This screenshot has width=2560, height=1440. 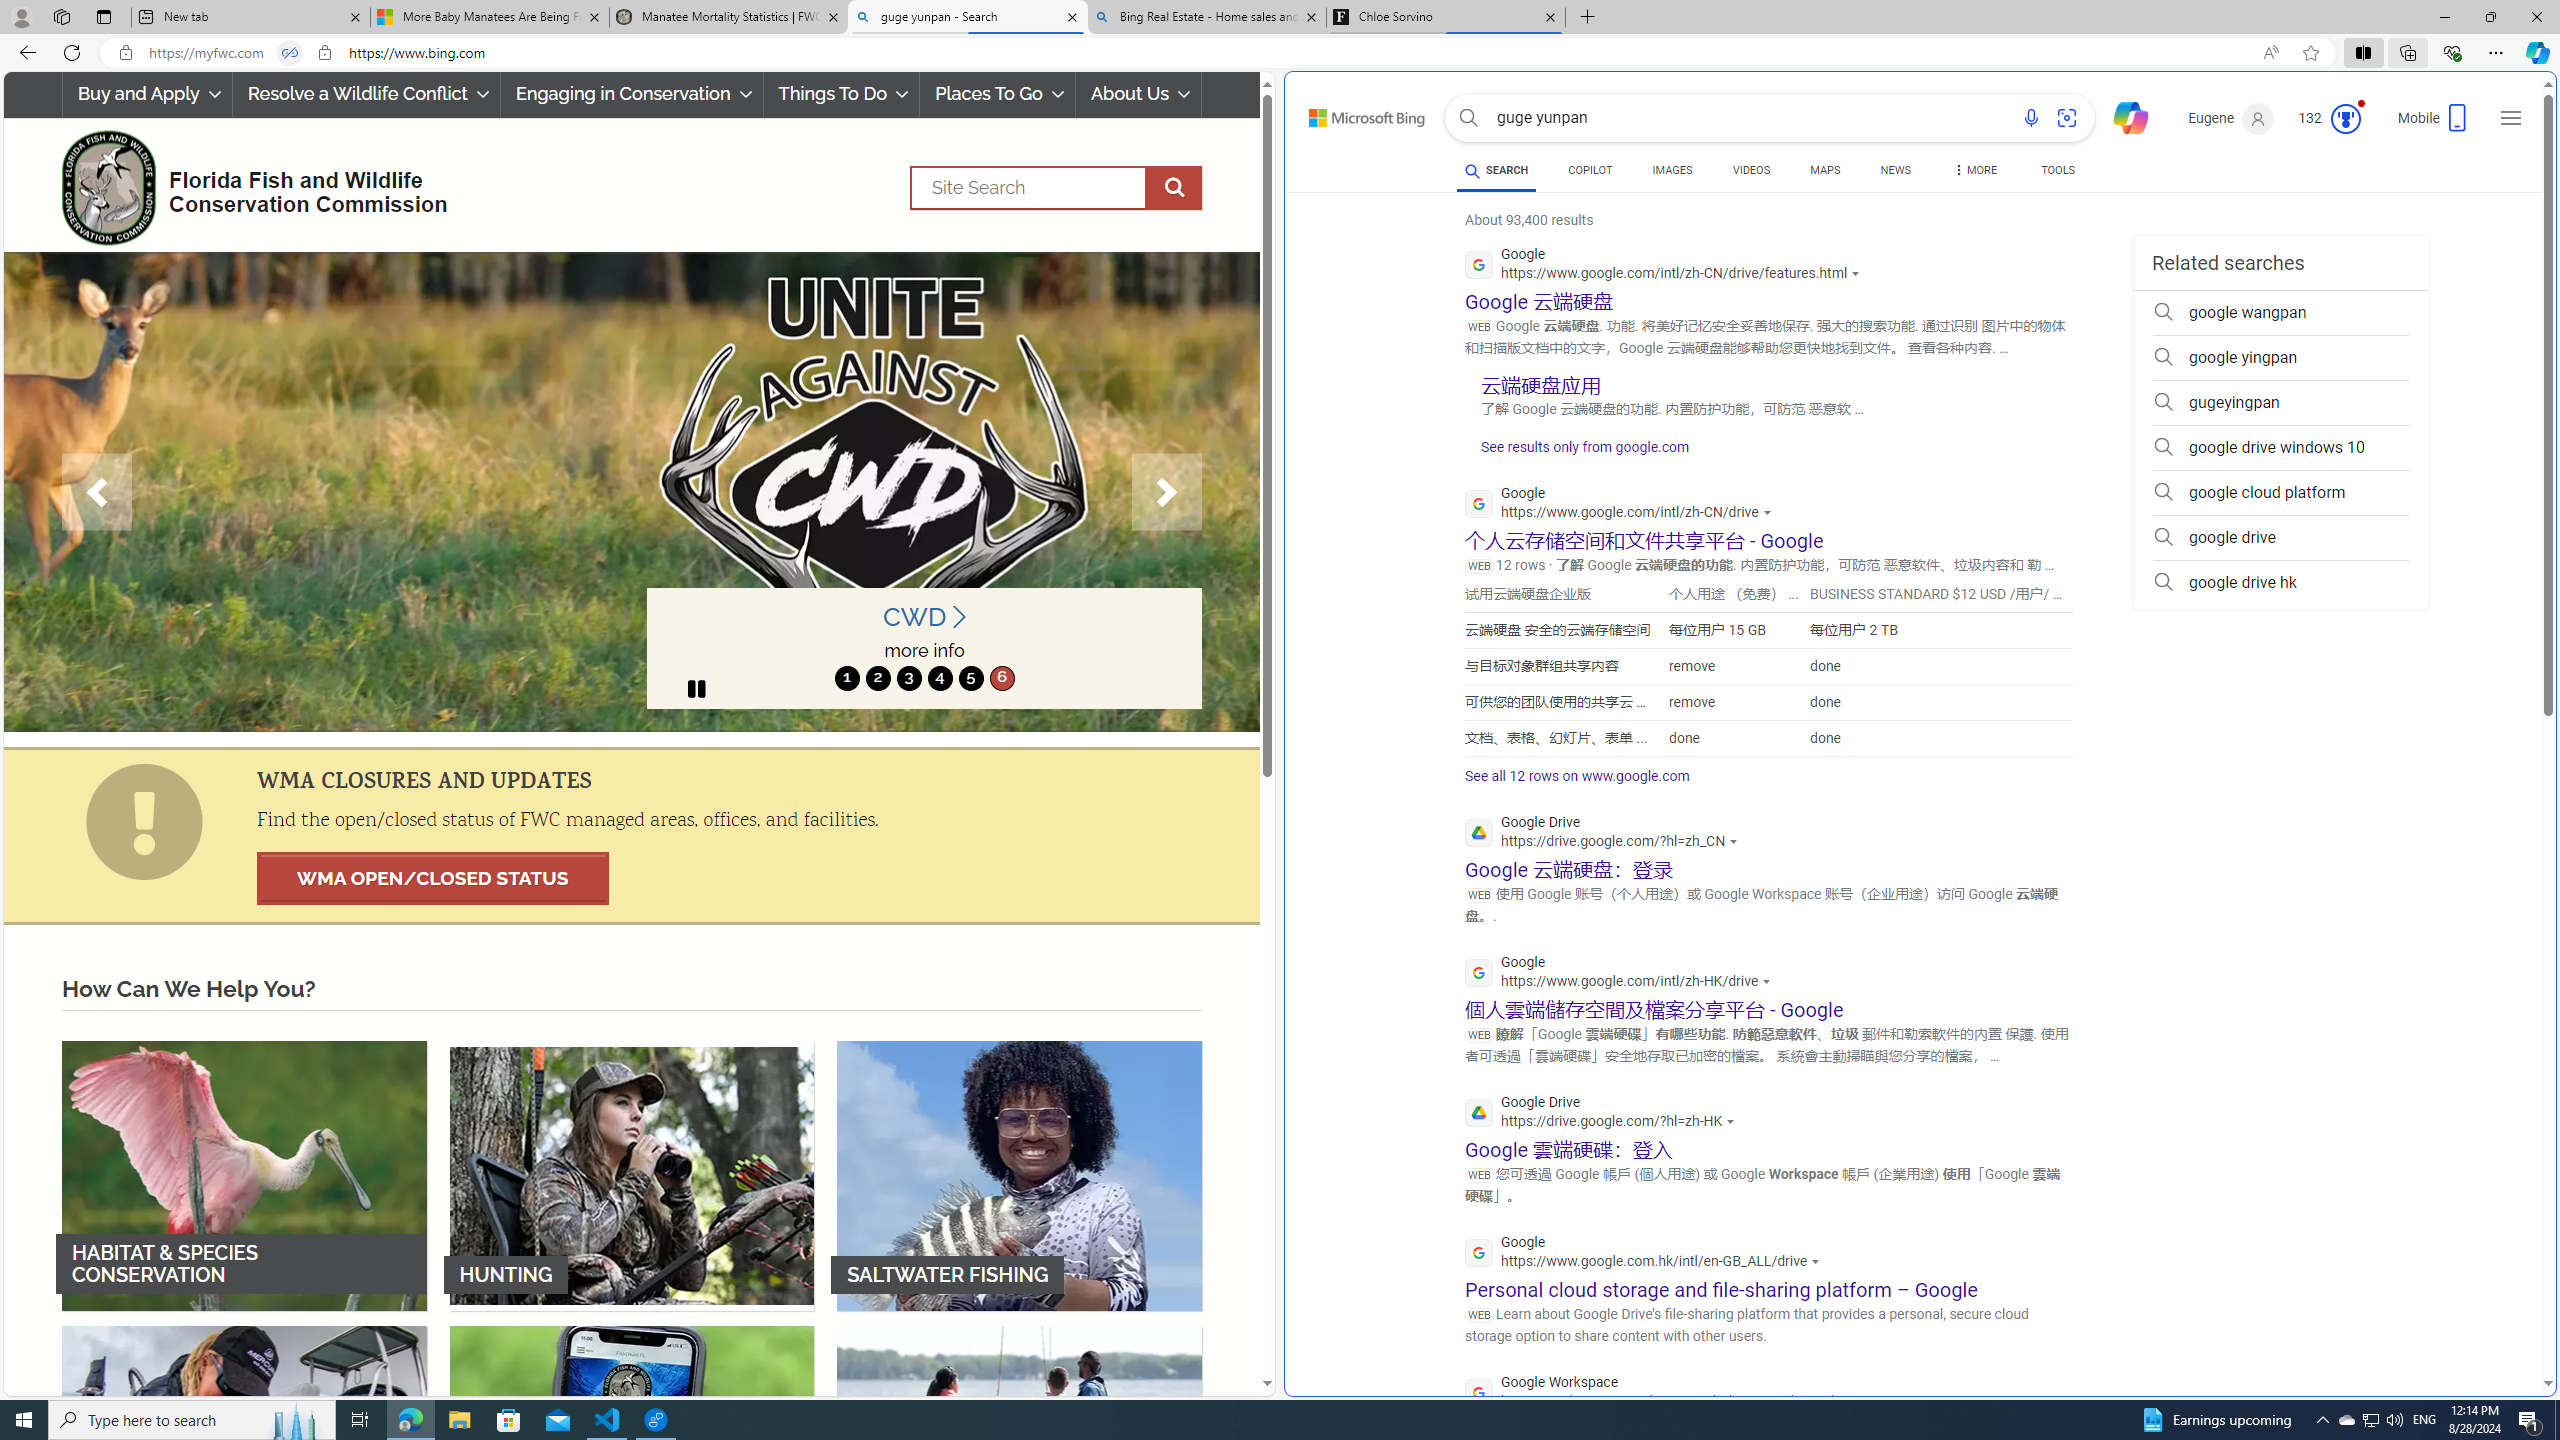 I want to click on '6', so click(x=999, y=677).